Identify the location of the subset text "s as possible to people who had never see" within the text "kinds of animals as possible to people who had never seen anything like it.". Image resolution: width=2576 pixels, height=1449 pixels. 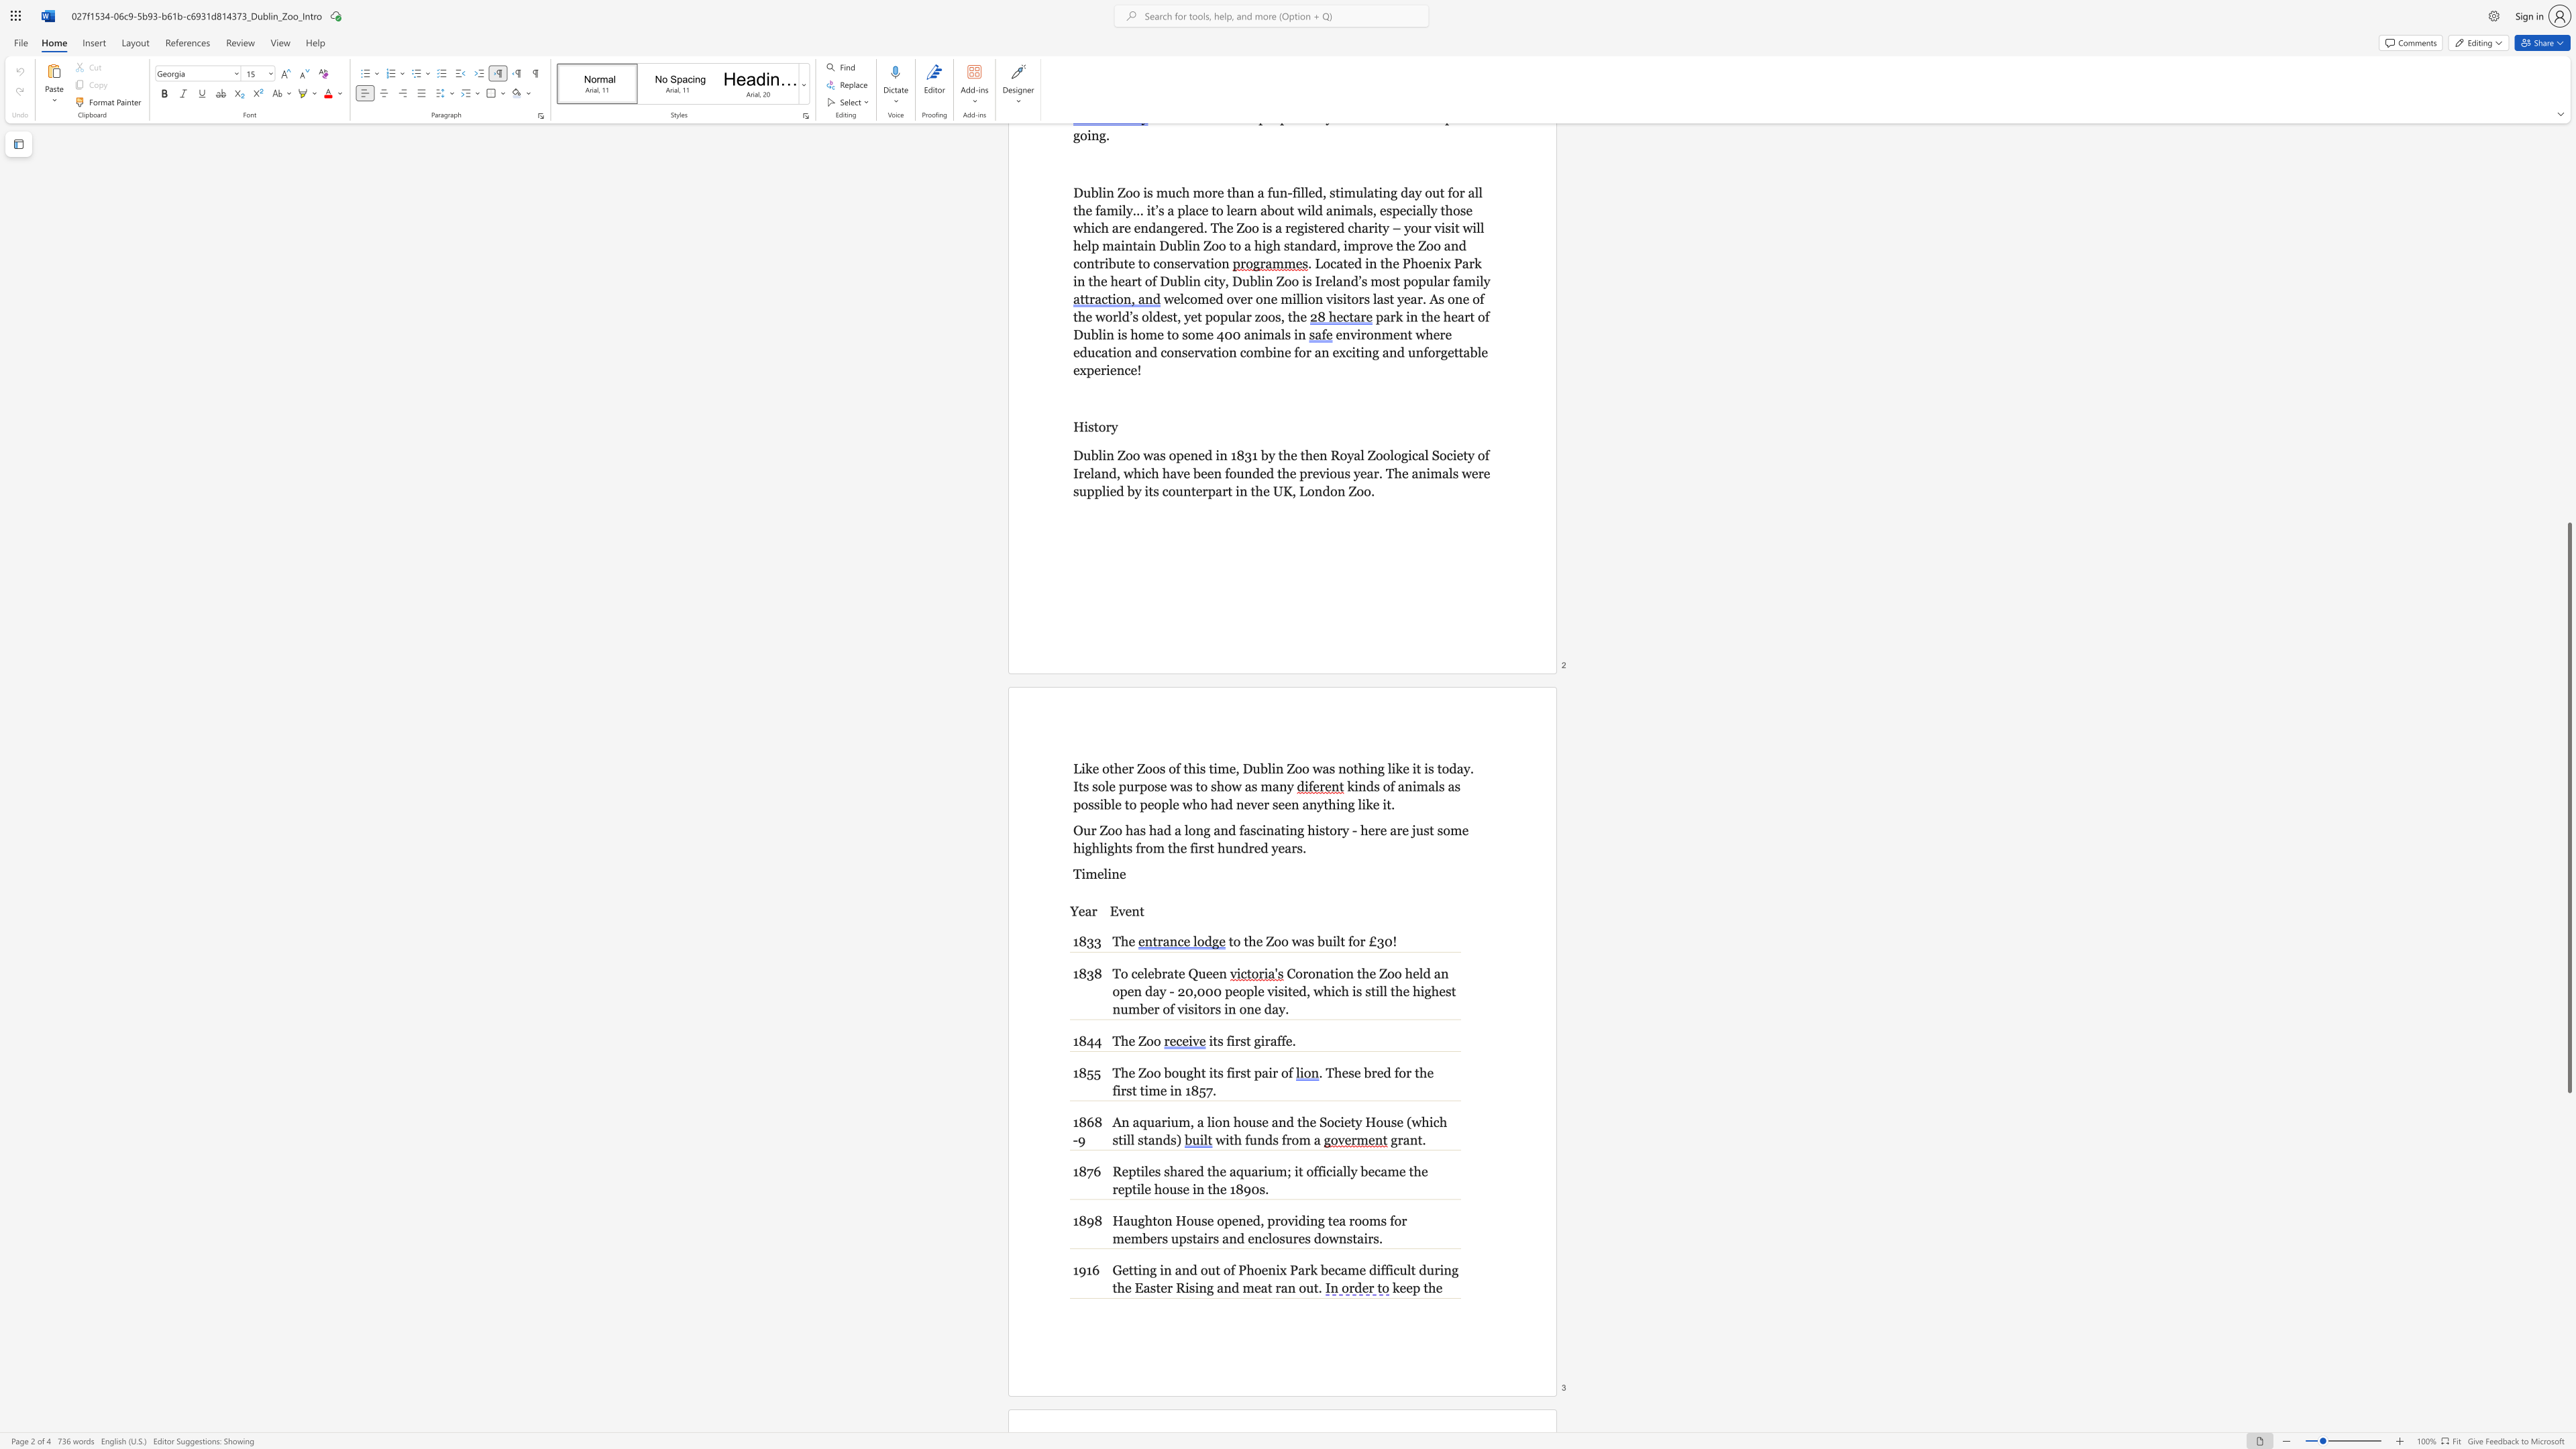
(1439, 786).